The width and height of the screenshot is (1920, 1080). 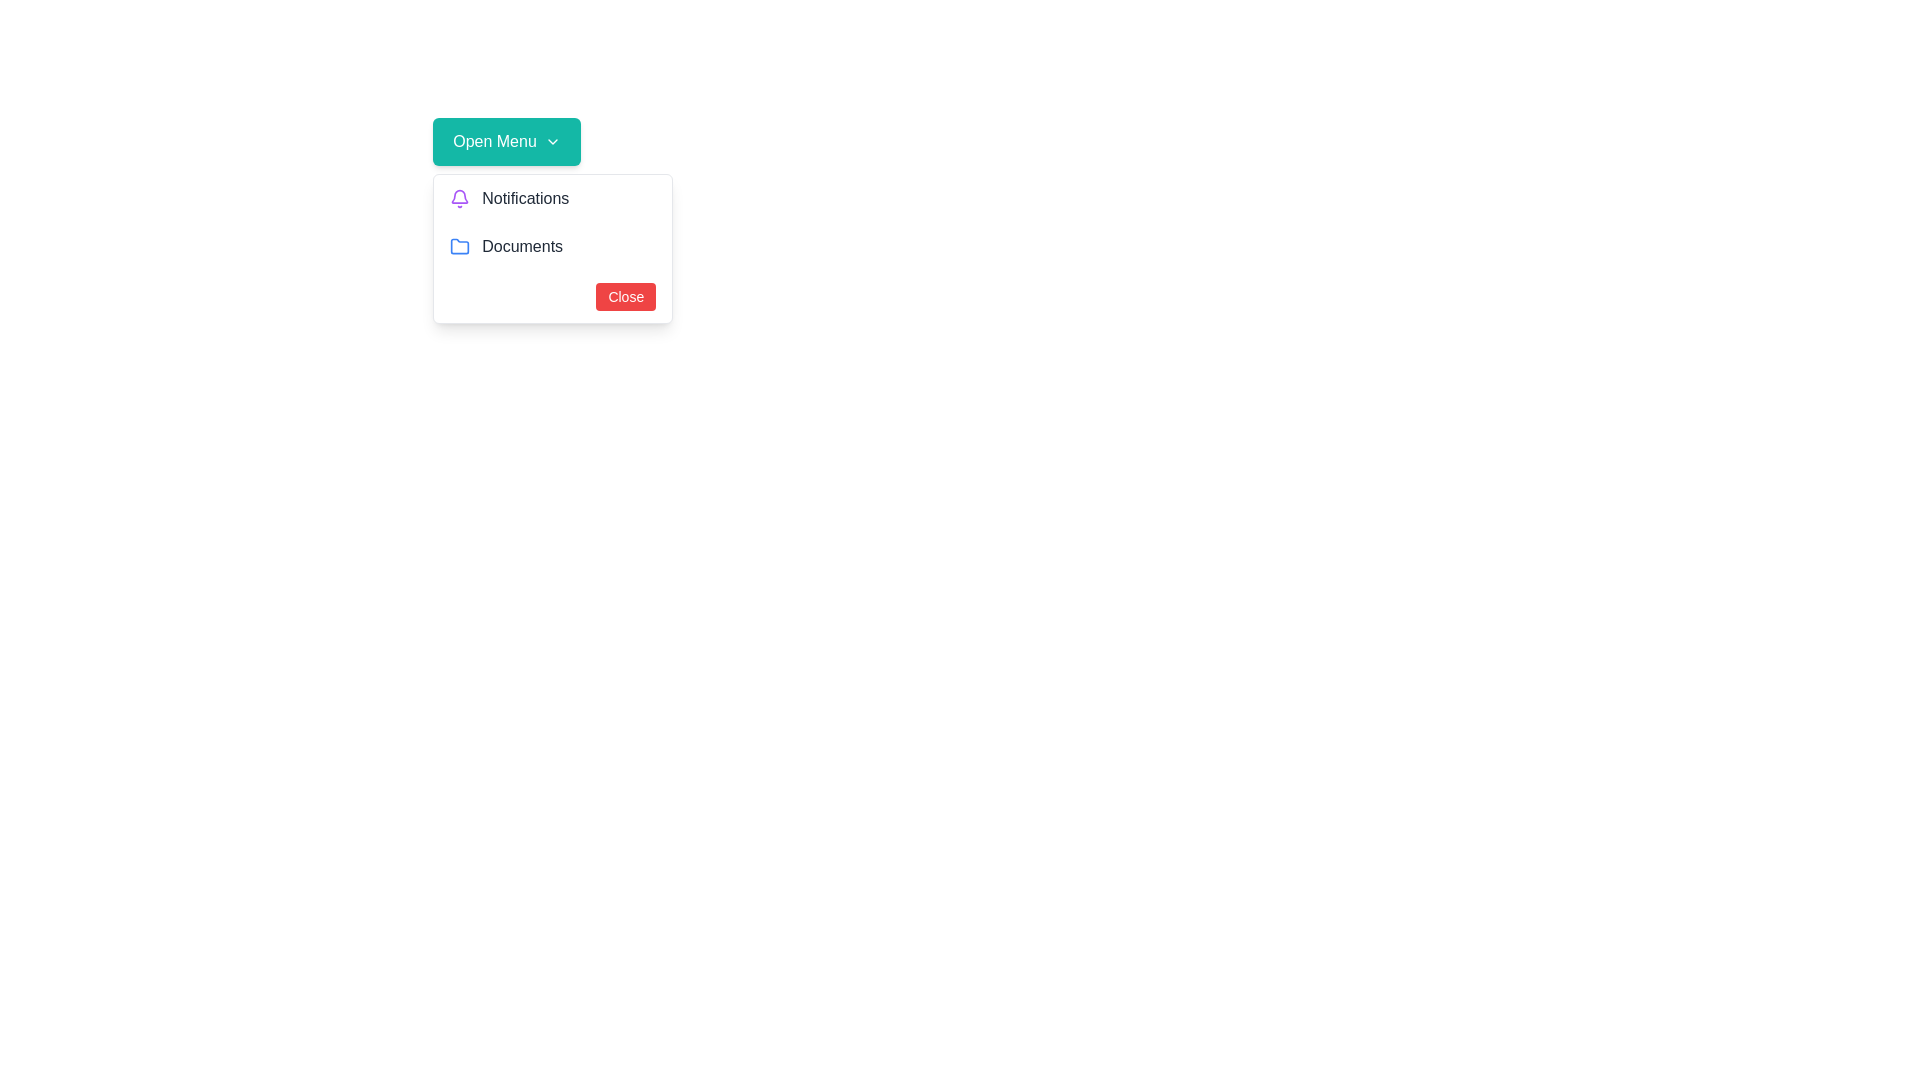 What do you see at coordinates (553, 245) in the screenshot?
I see `the 'Documents' menu item in the vertical popup menu` at bounding box center [553, 245].